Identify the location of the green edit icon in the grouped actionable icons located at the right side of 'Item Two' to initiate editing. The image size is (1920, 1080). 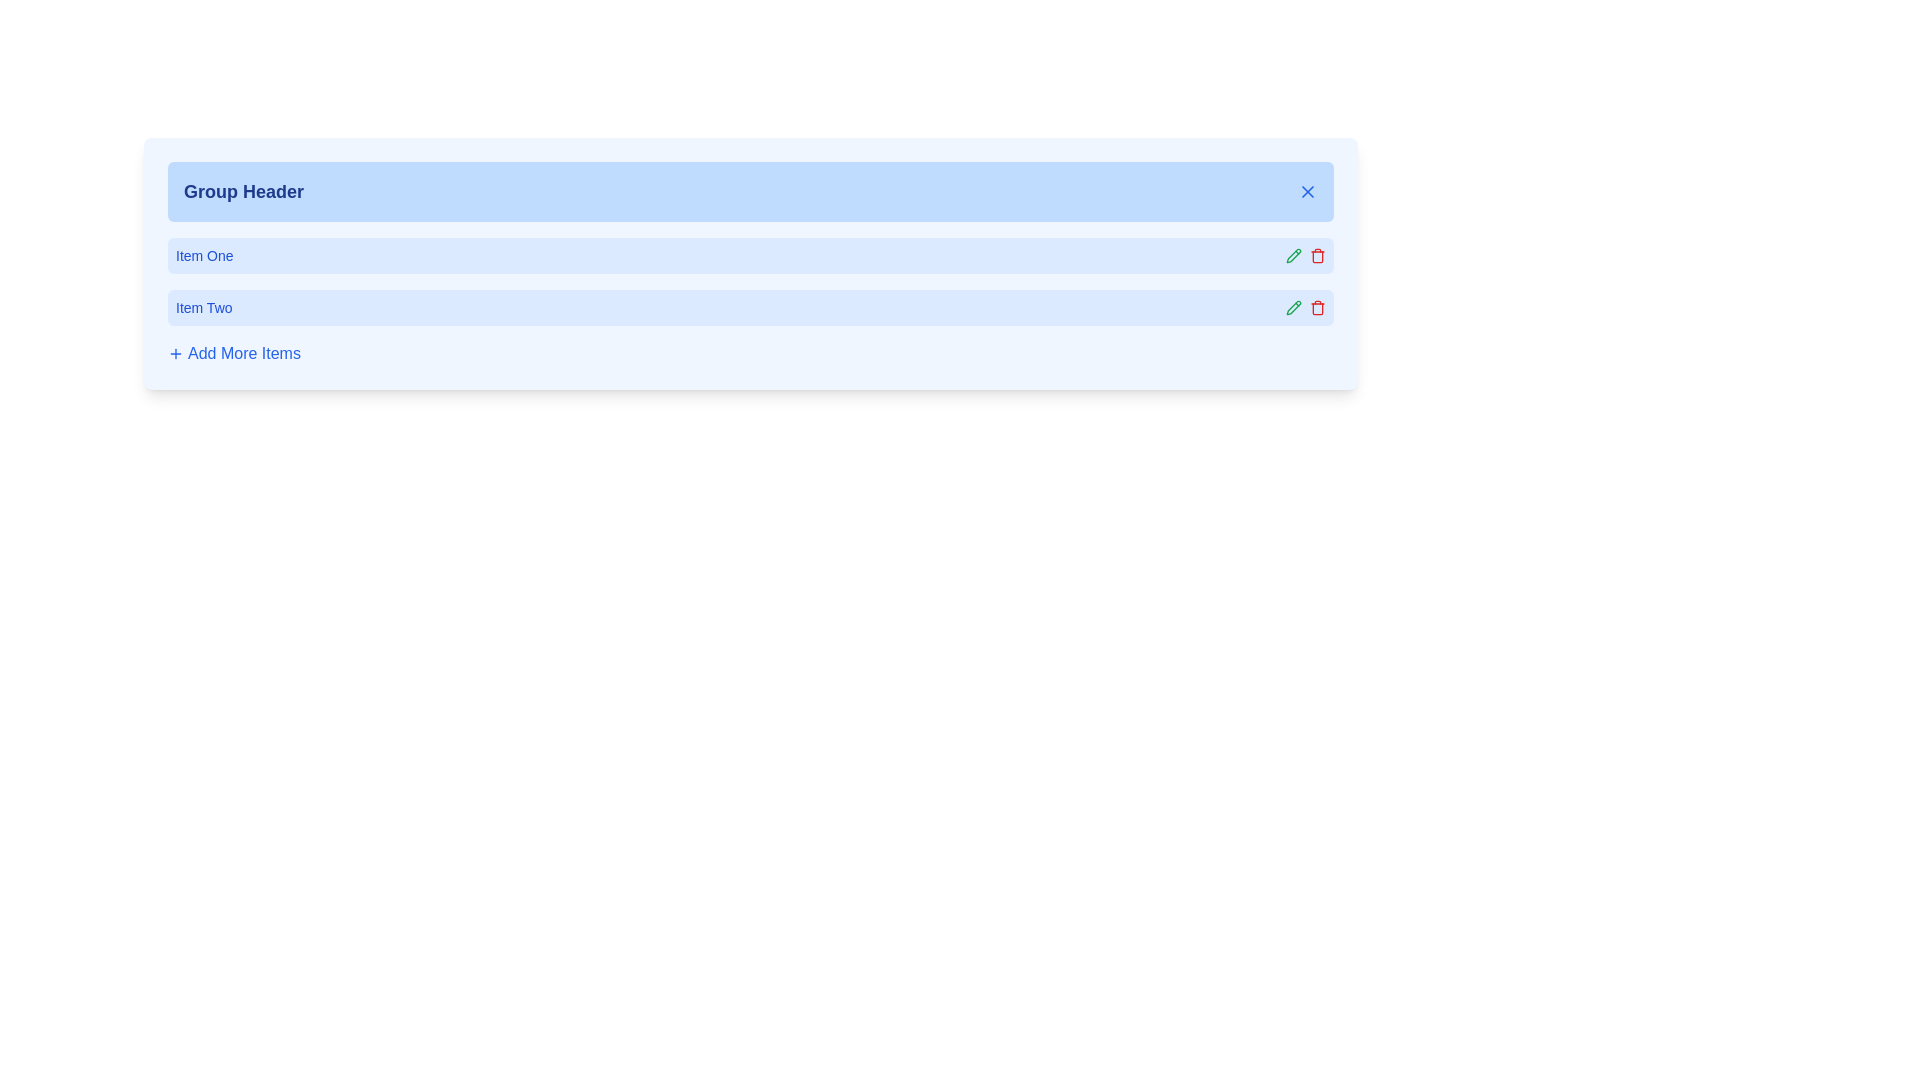
(1305, 308).